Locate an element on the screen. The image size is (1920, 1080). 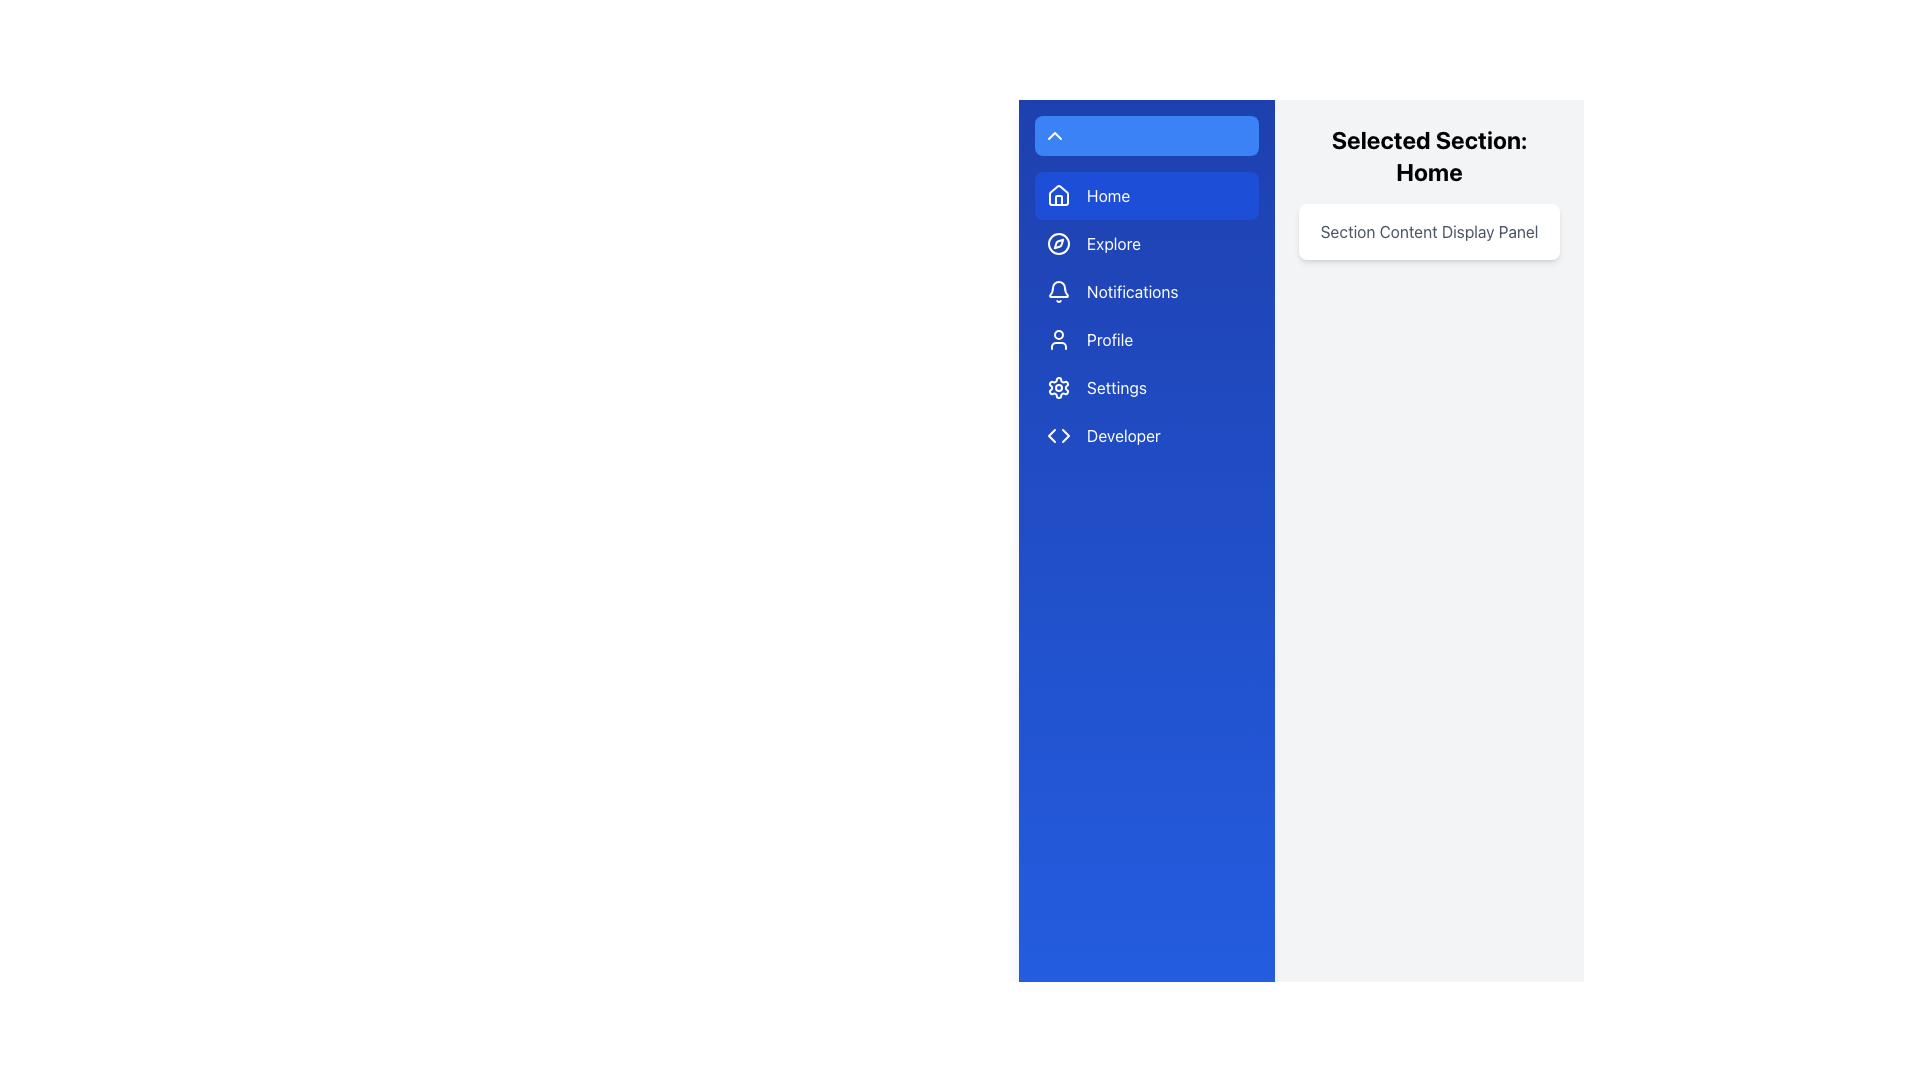
the 'Profile' button in the navigation sidebar is located at coordinates (1147, 338).